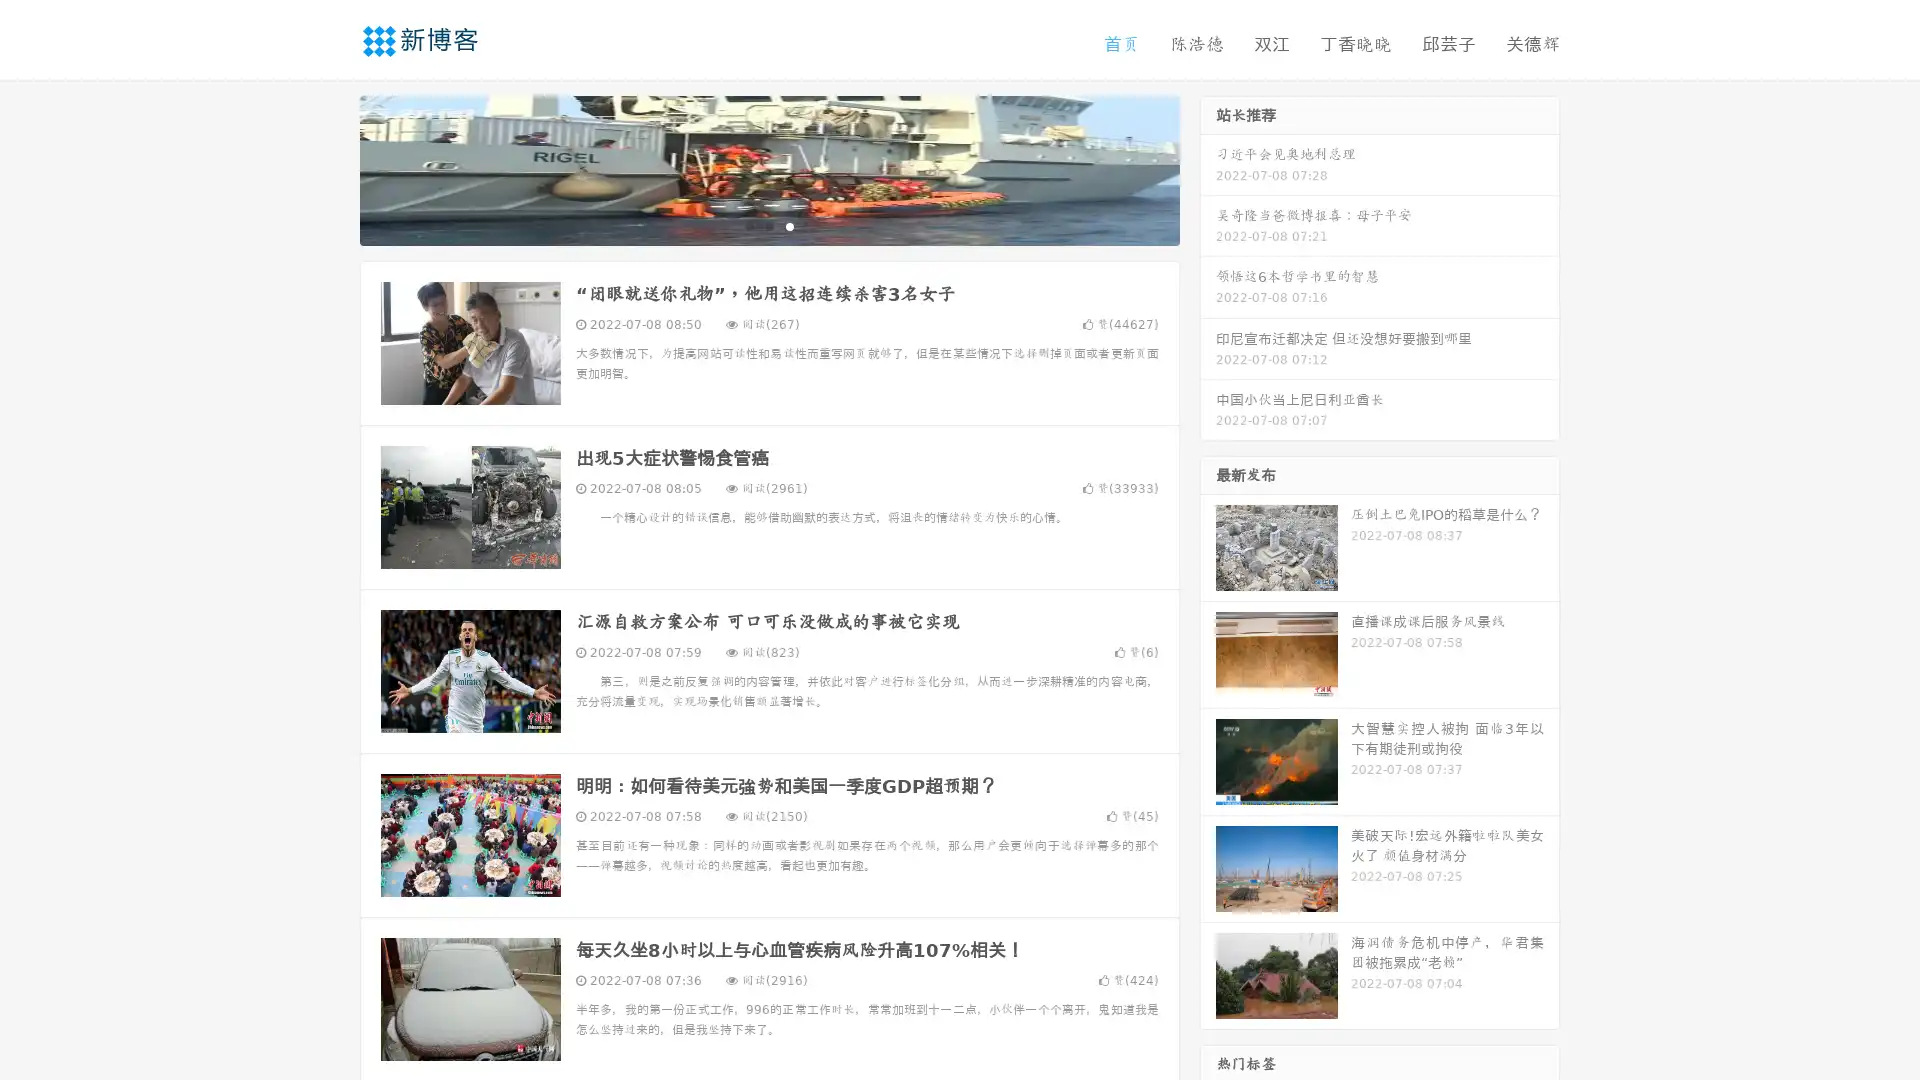 Image resolution: width=1920 pixels, height=1080 pixels. Describe the element at coordinates (1208, 168) in the screenshot. I see `Next slide` at that location.